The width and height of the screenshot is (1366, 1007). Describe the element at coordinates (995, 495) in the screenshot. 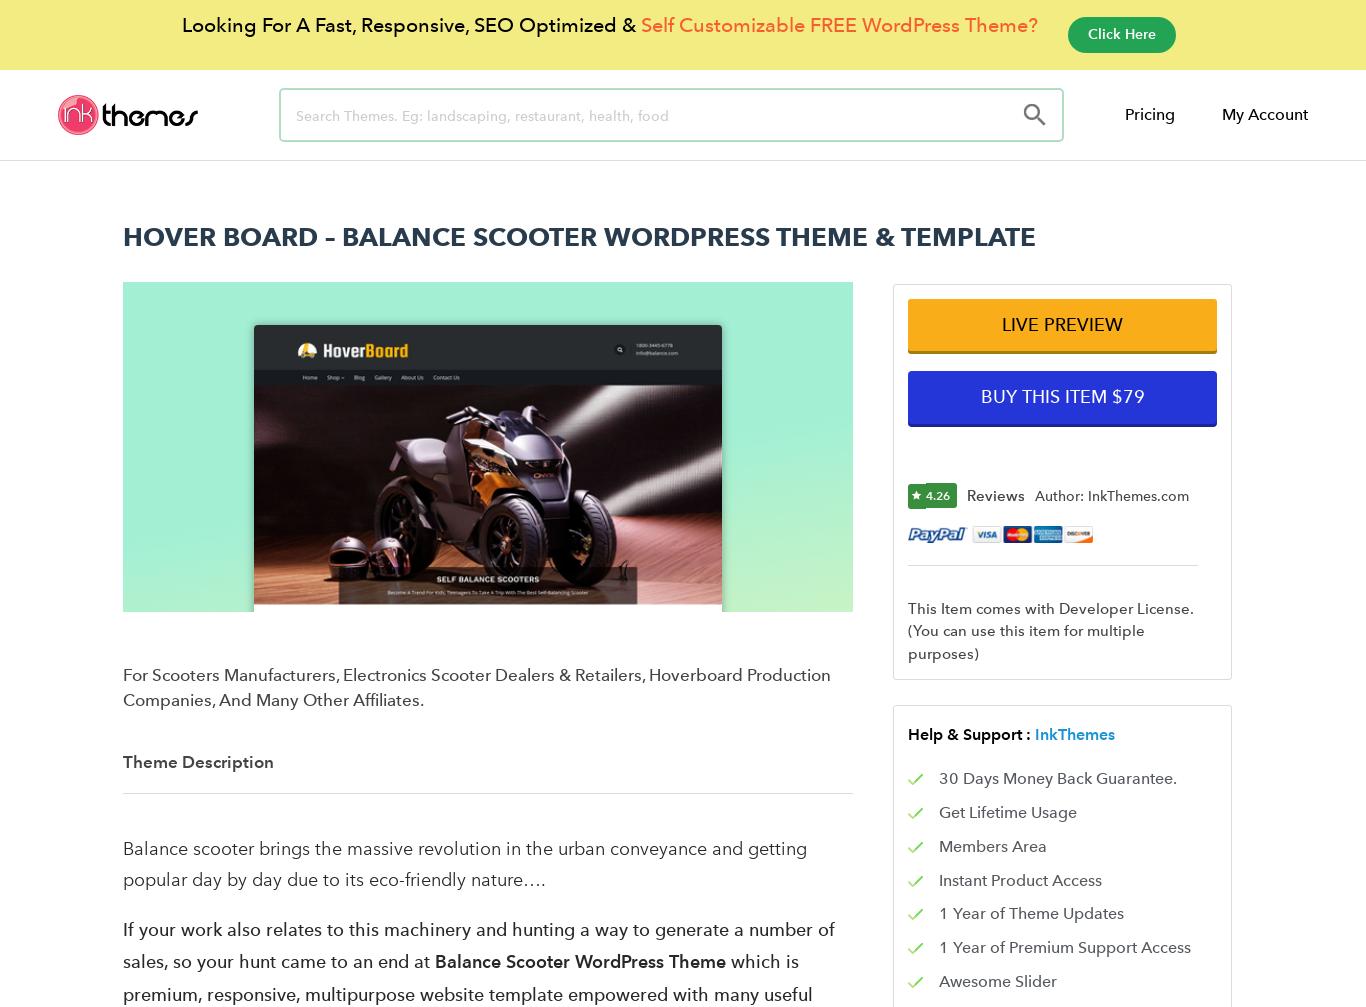

I see `'Reviews'` at that location.